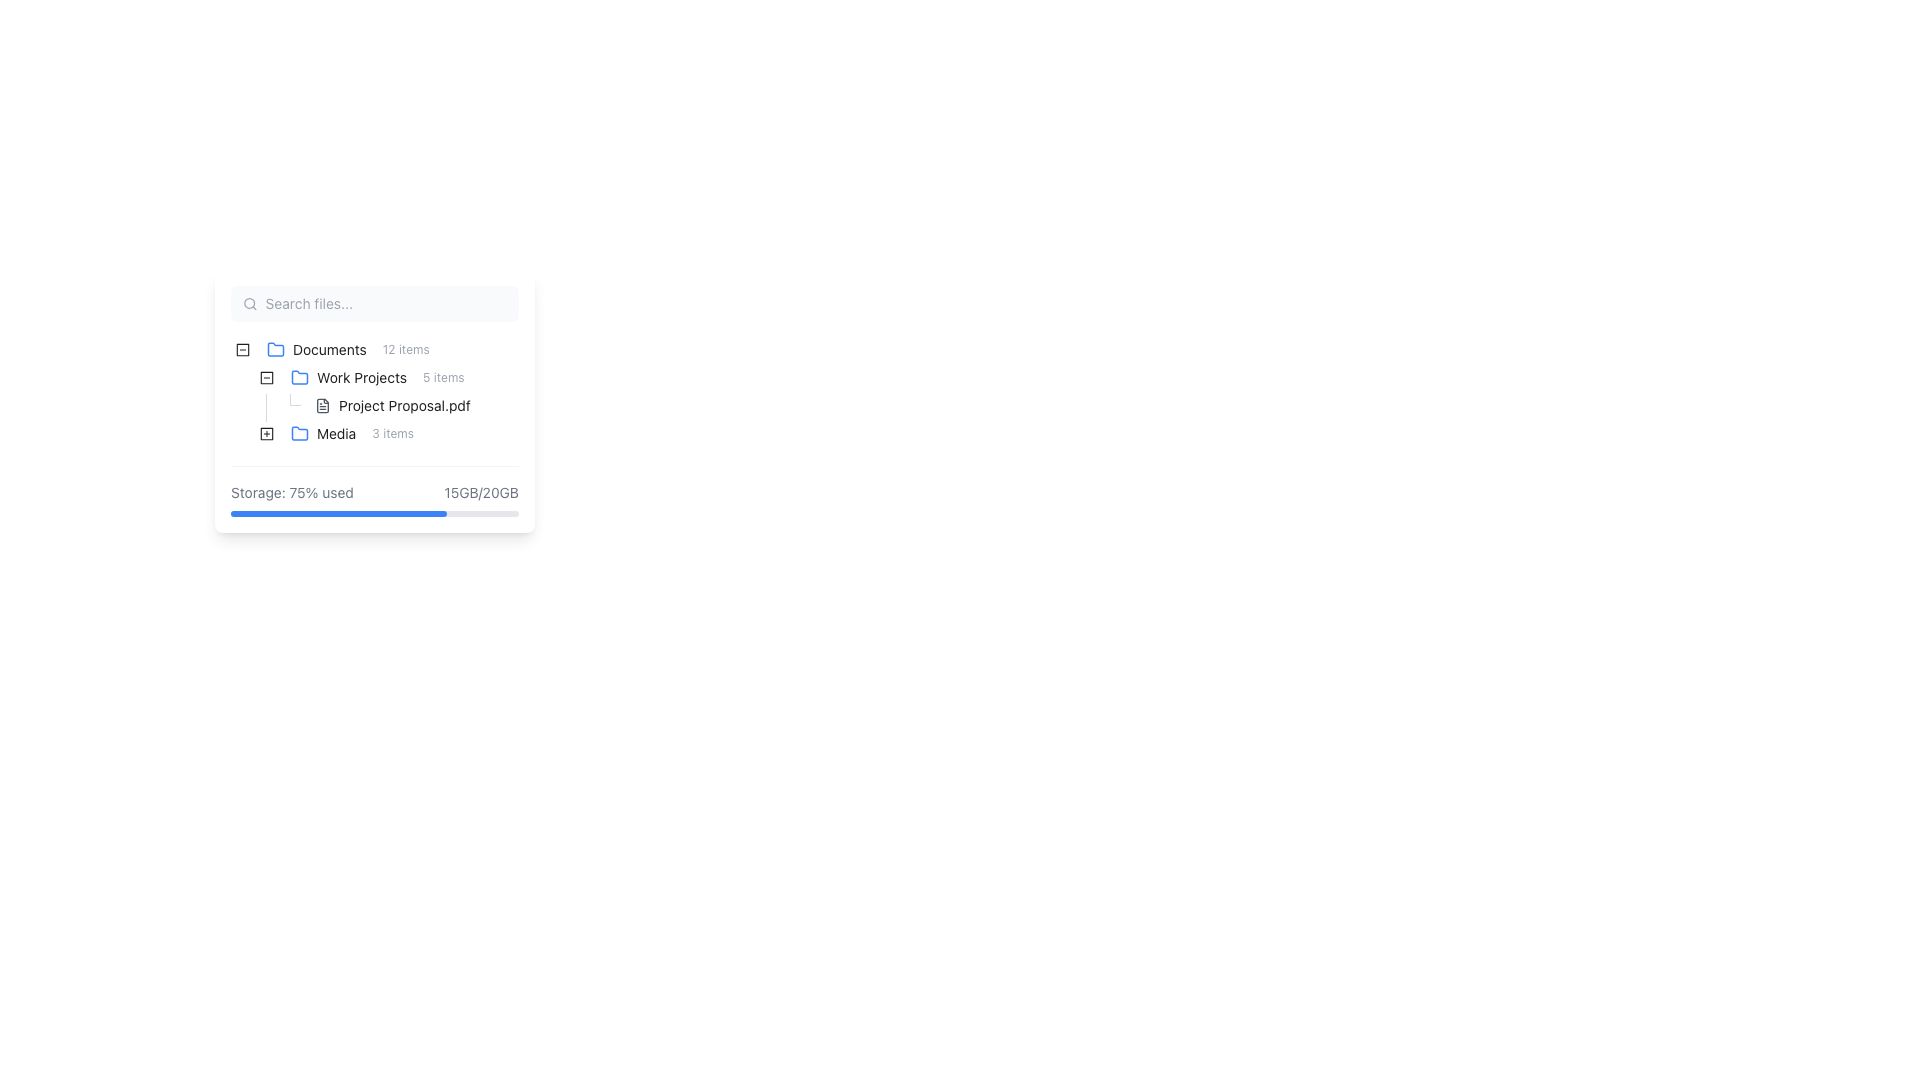 This screenshot has height=1080, width=1920. What do you see at coordinates (290, 405) in the screenshot?
I see `the Indicator for the leaf node of 'Project Proposal.pdf' in the tree view under 'Work Projects'` at bounding box center [290, 405].